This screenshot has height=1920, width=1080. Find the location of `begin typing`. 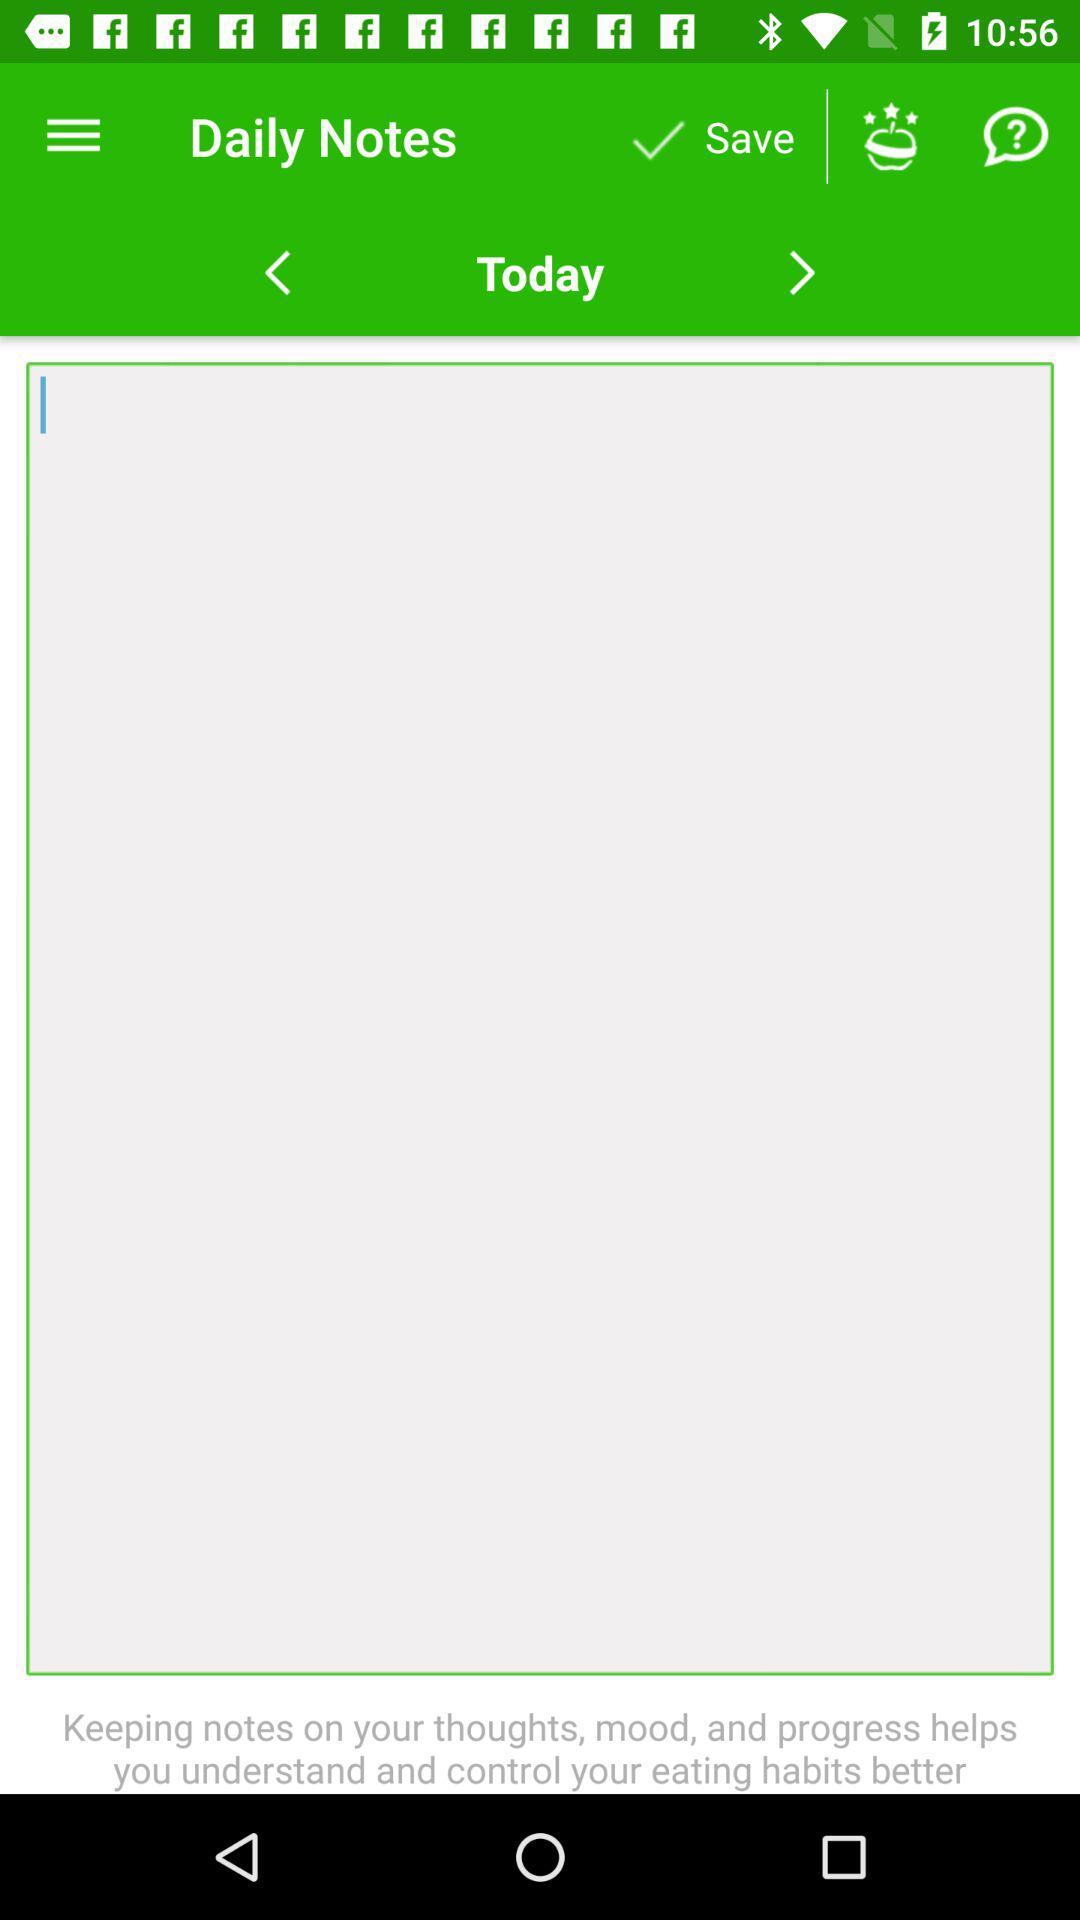

begin typing is located at coordinates (540, 1018).